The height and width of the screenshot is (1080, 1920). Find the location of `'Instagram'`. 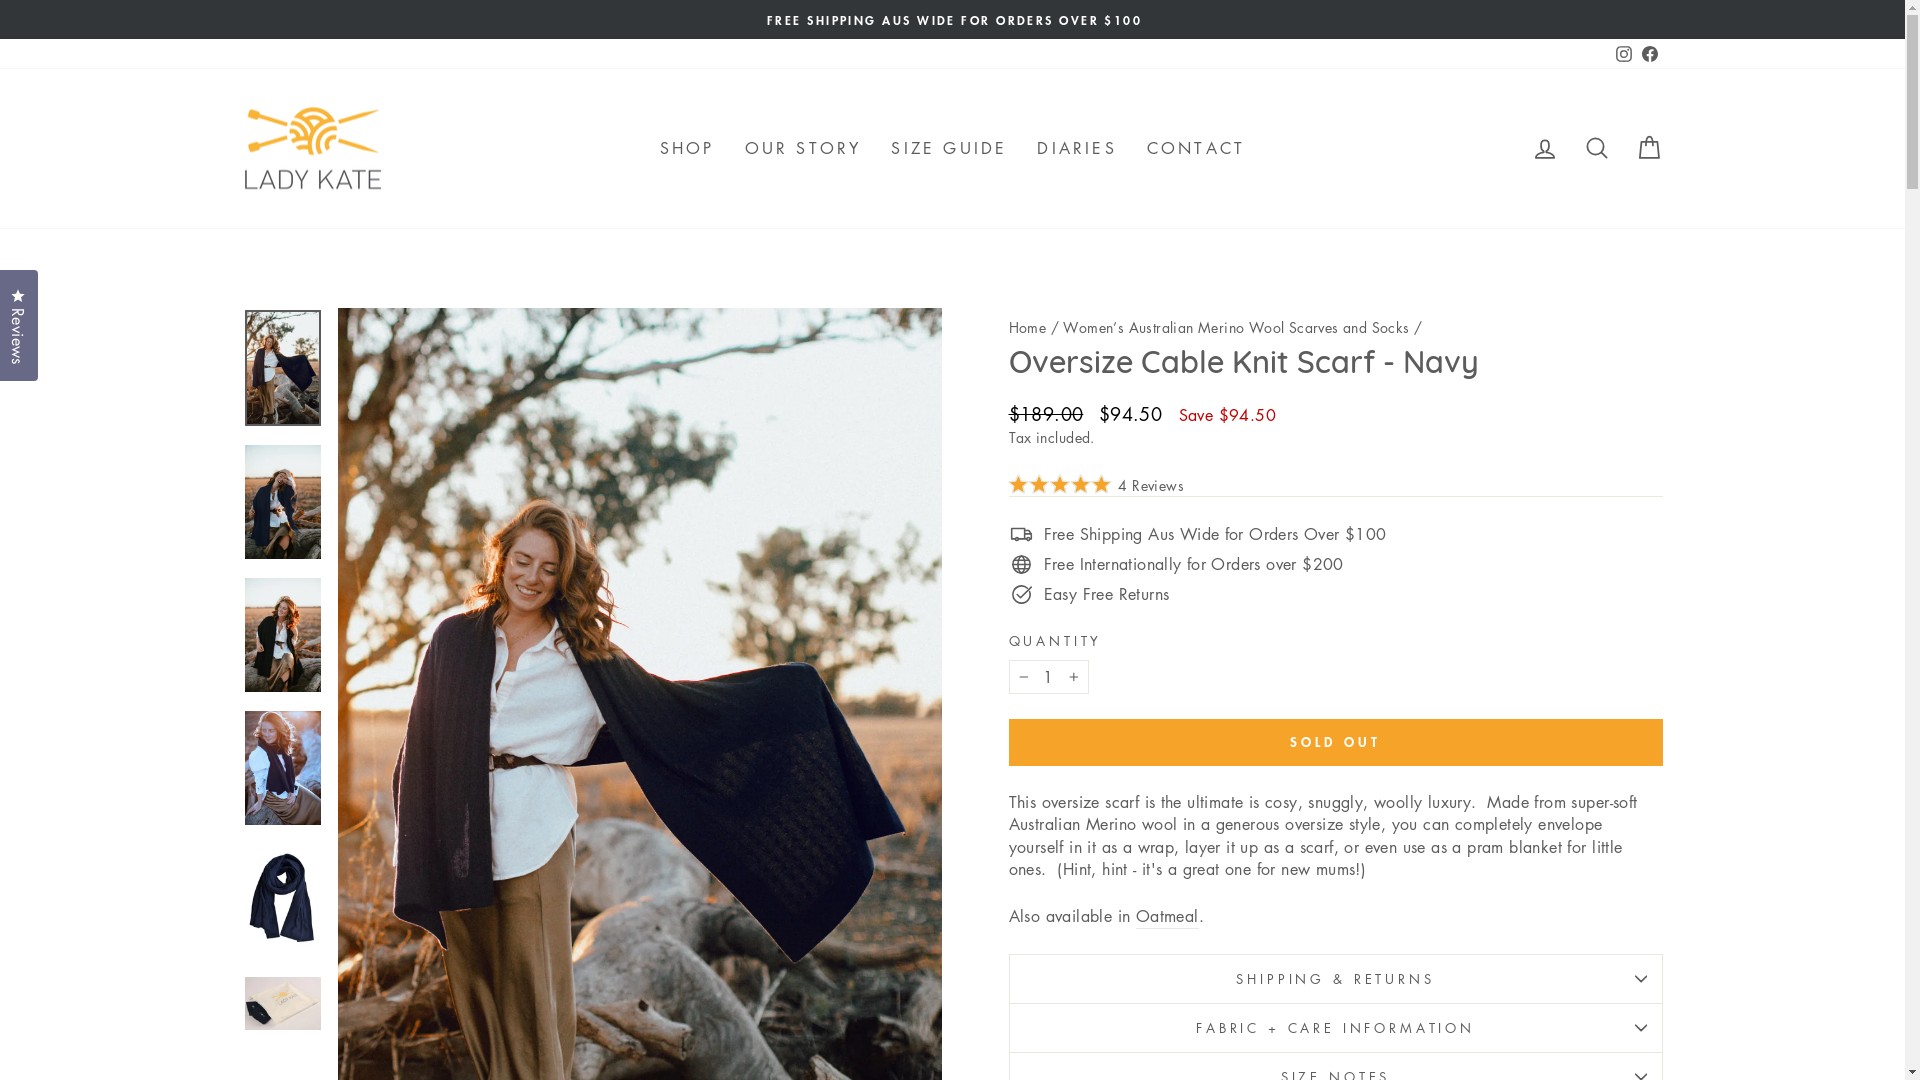

'Instagram' is located at coordinates (1622, 53).